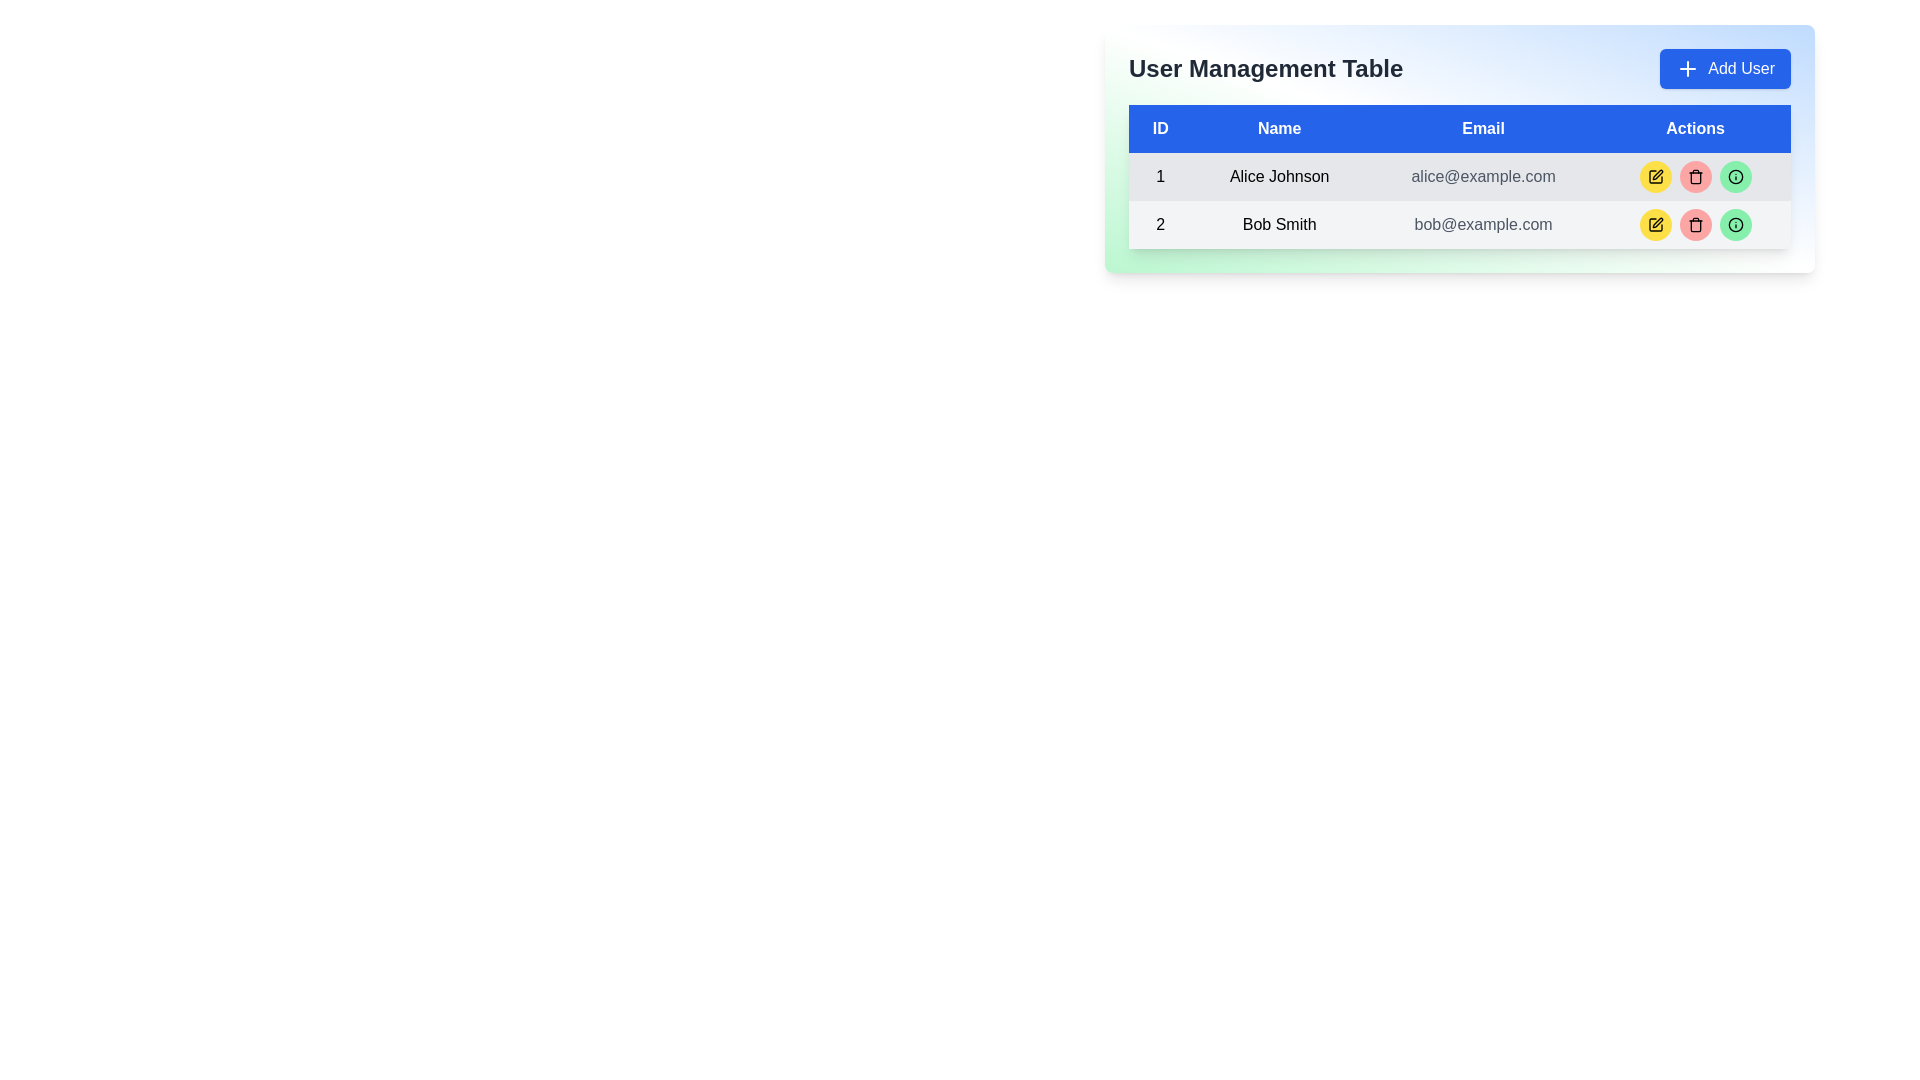 The width and height of the screenshot is (1920, 1080). Describe the element at coordinates (1694, 224) in the screenshot. I see `the circular red delete button with a black trashcan symbol located under the 'Actions' column in the last row corresponding to user 'Bob Smith'` at that location.